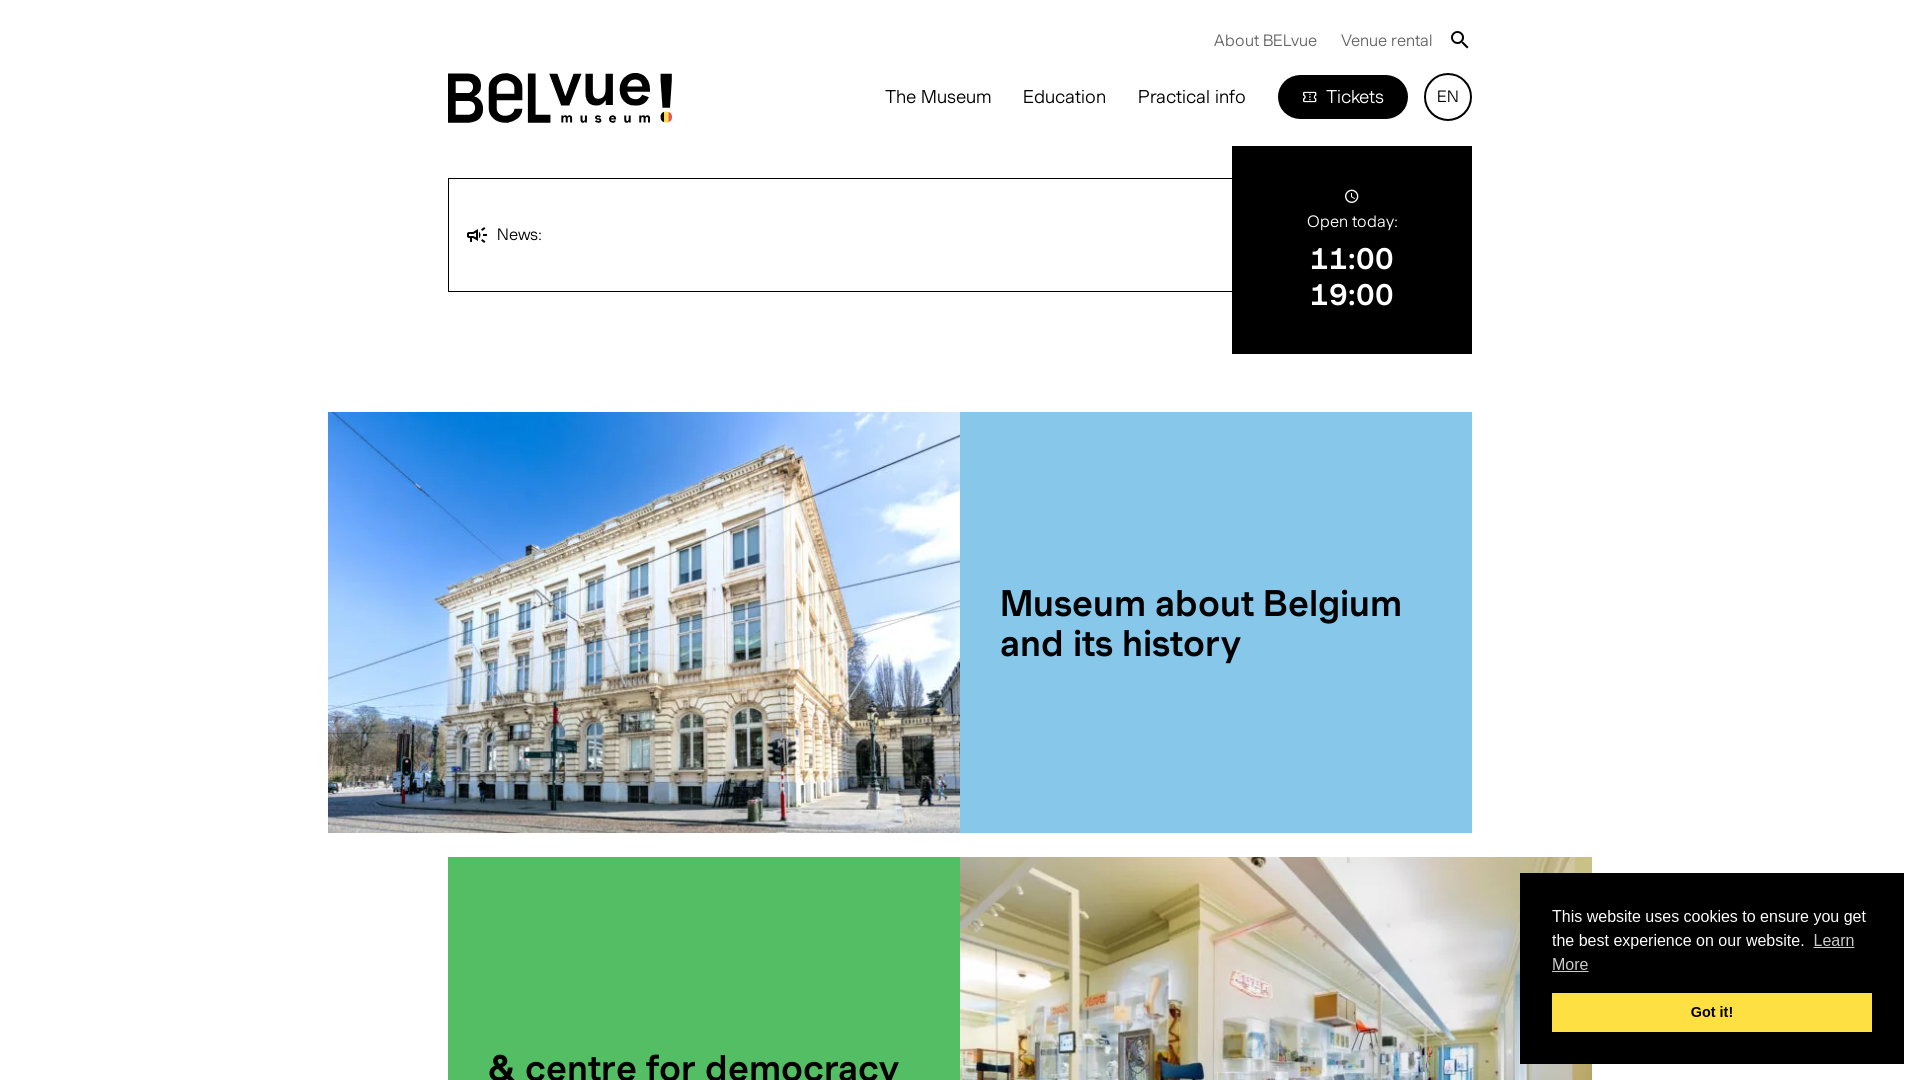 Image resolution: width=1920 pixels, height=1080 pixels. Describe the element at coordinates (1711, 1011) in the screenshot. I see `'Got it!'` at that location.